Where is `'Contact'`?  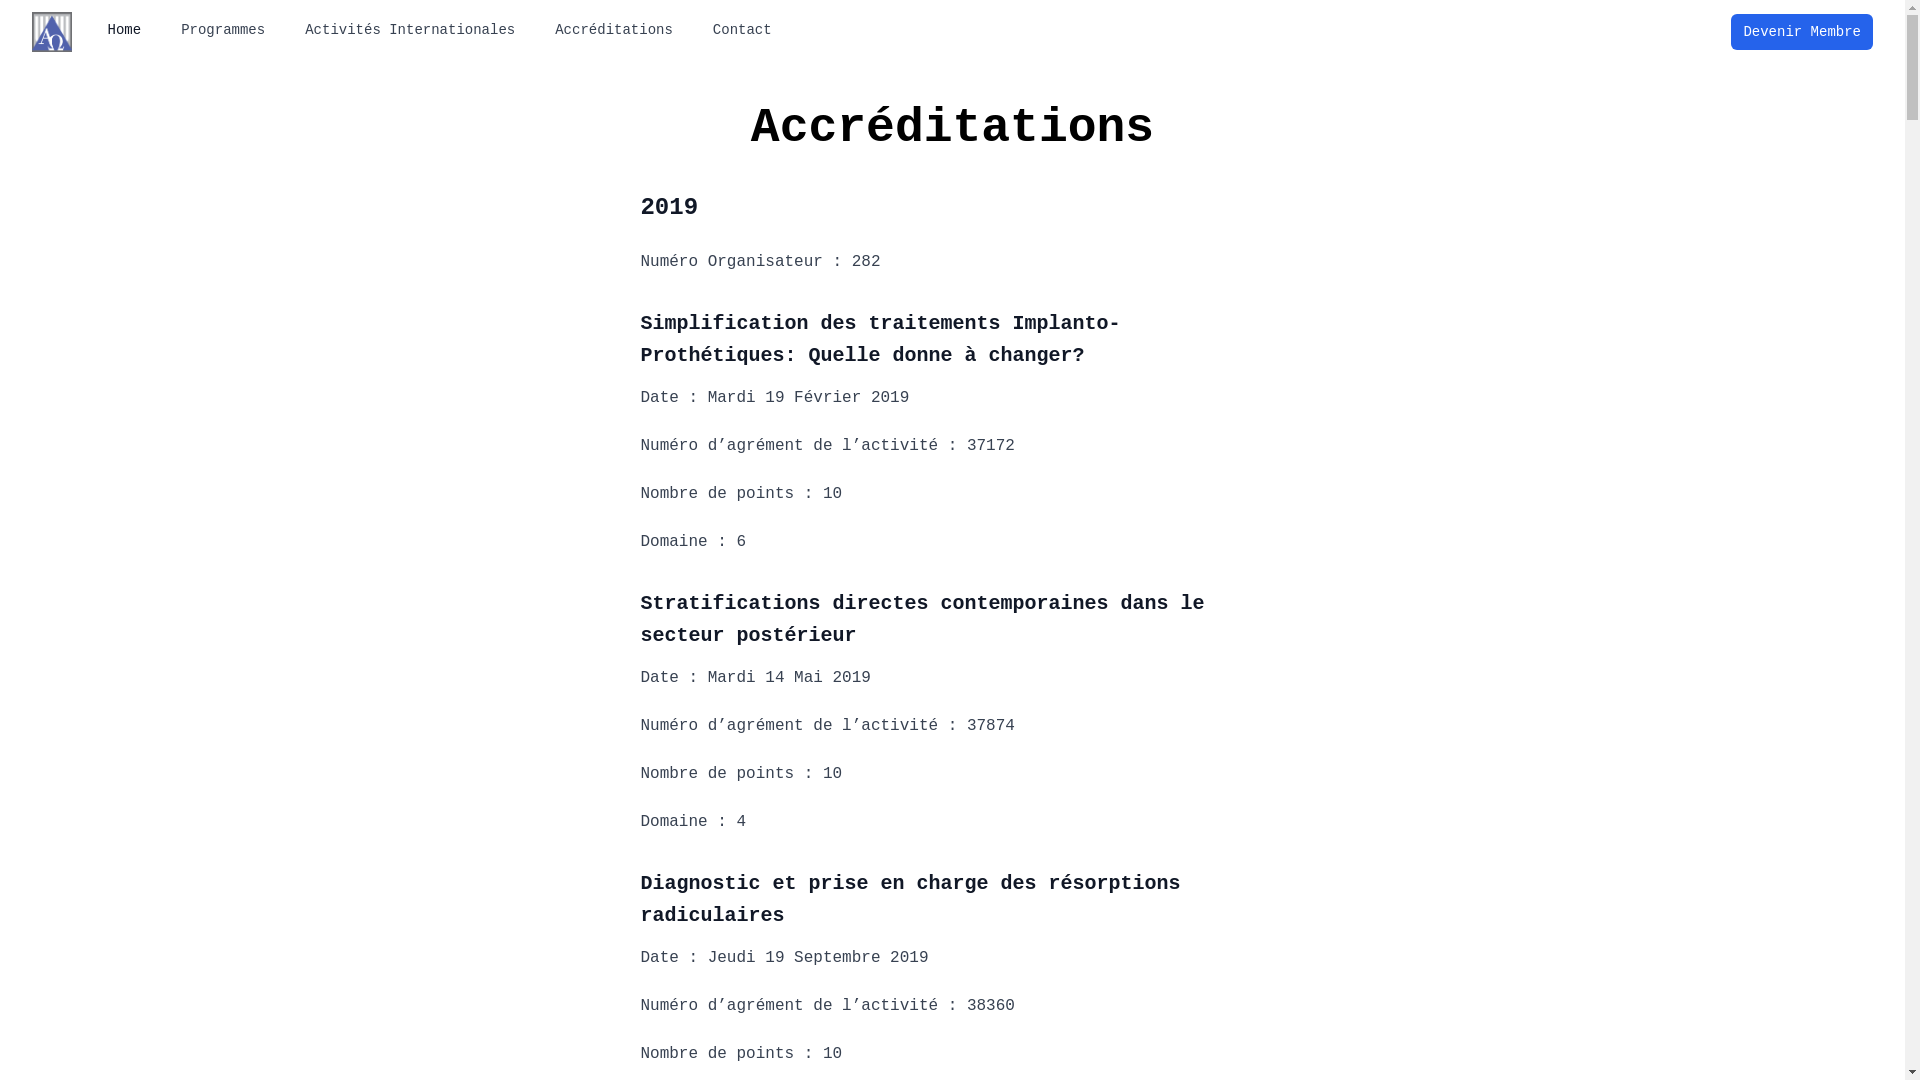
'Contact' is located at coordinates (741, 30).